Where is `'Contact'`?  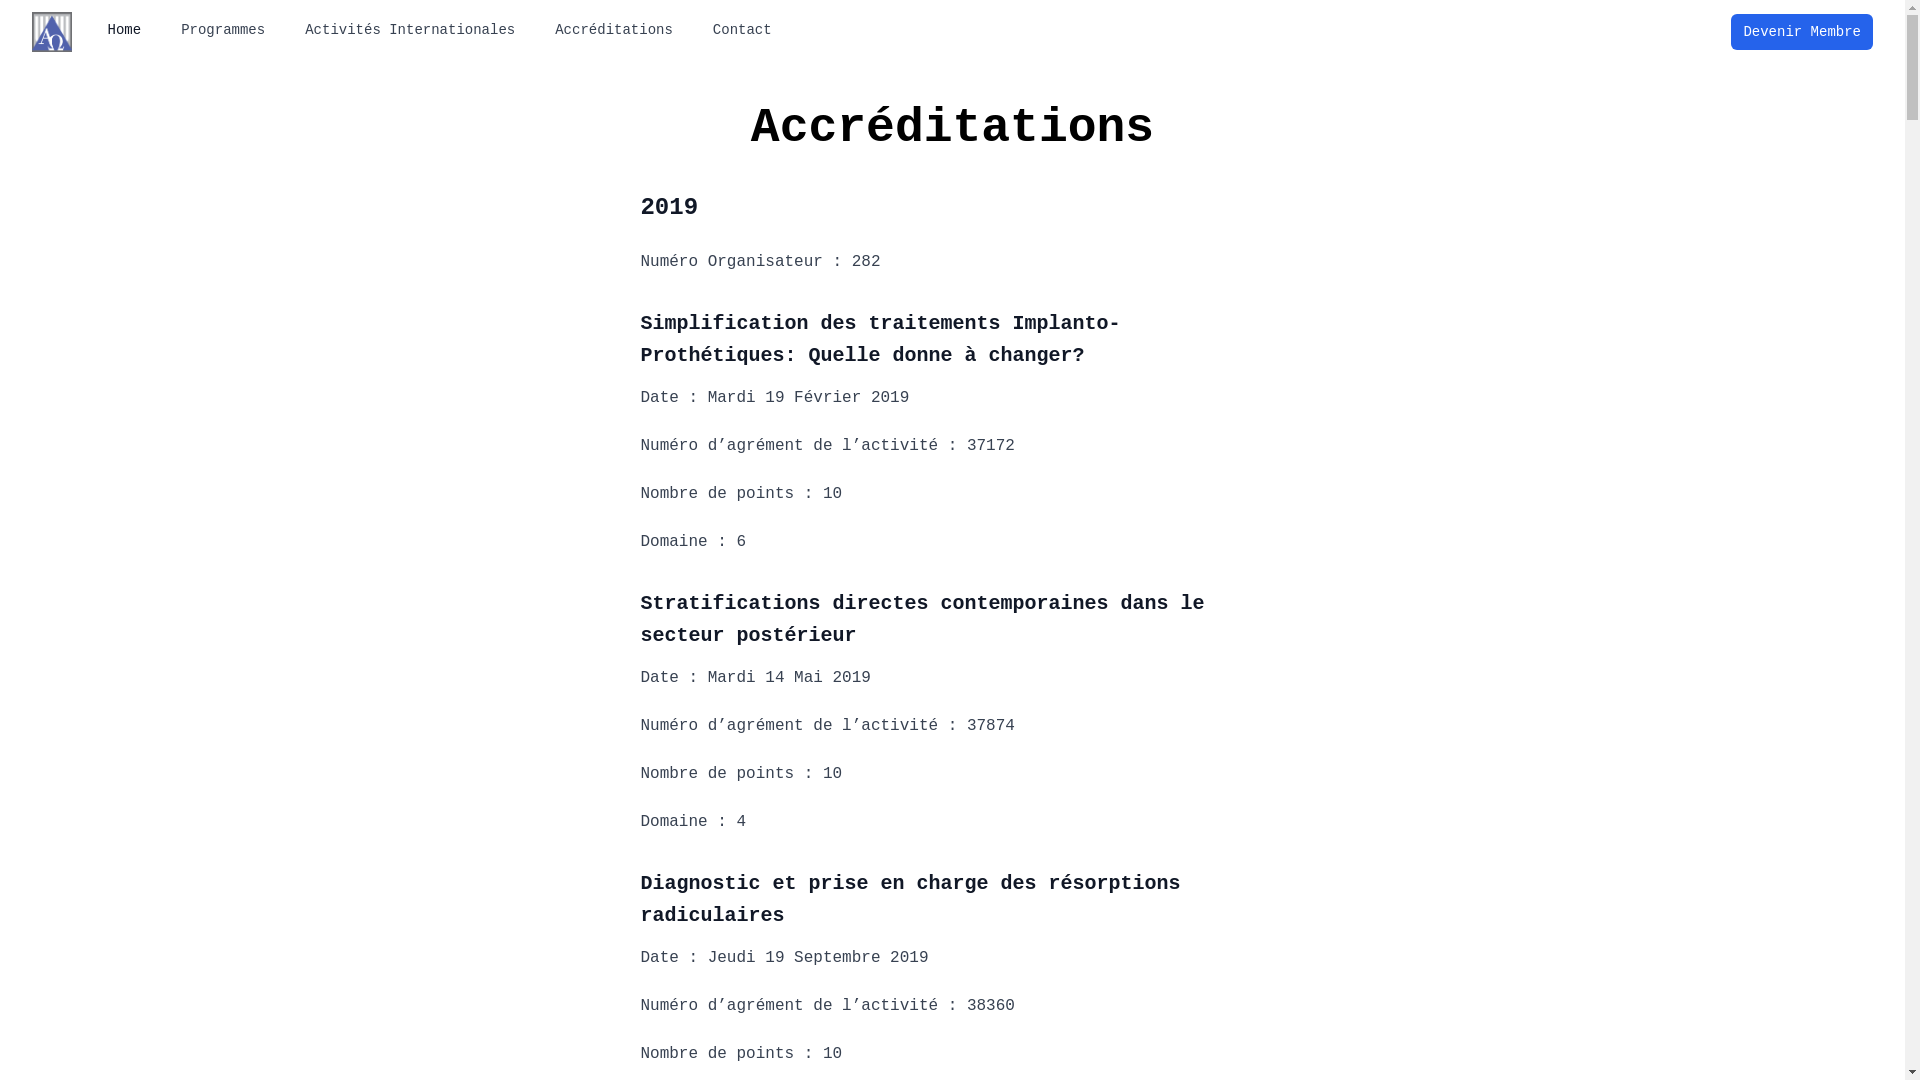
'Contact' is located at coordinates (741, 30).